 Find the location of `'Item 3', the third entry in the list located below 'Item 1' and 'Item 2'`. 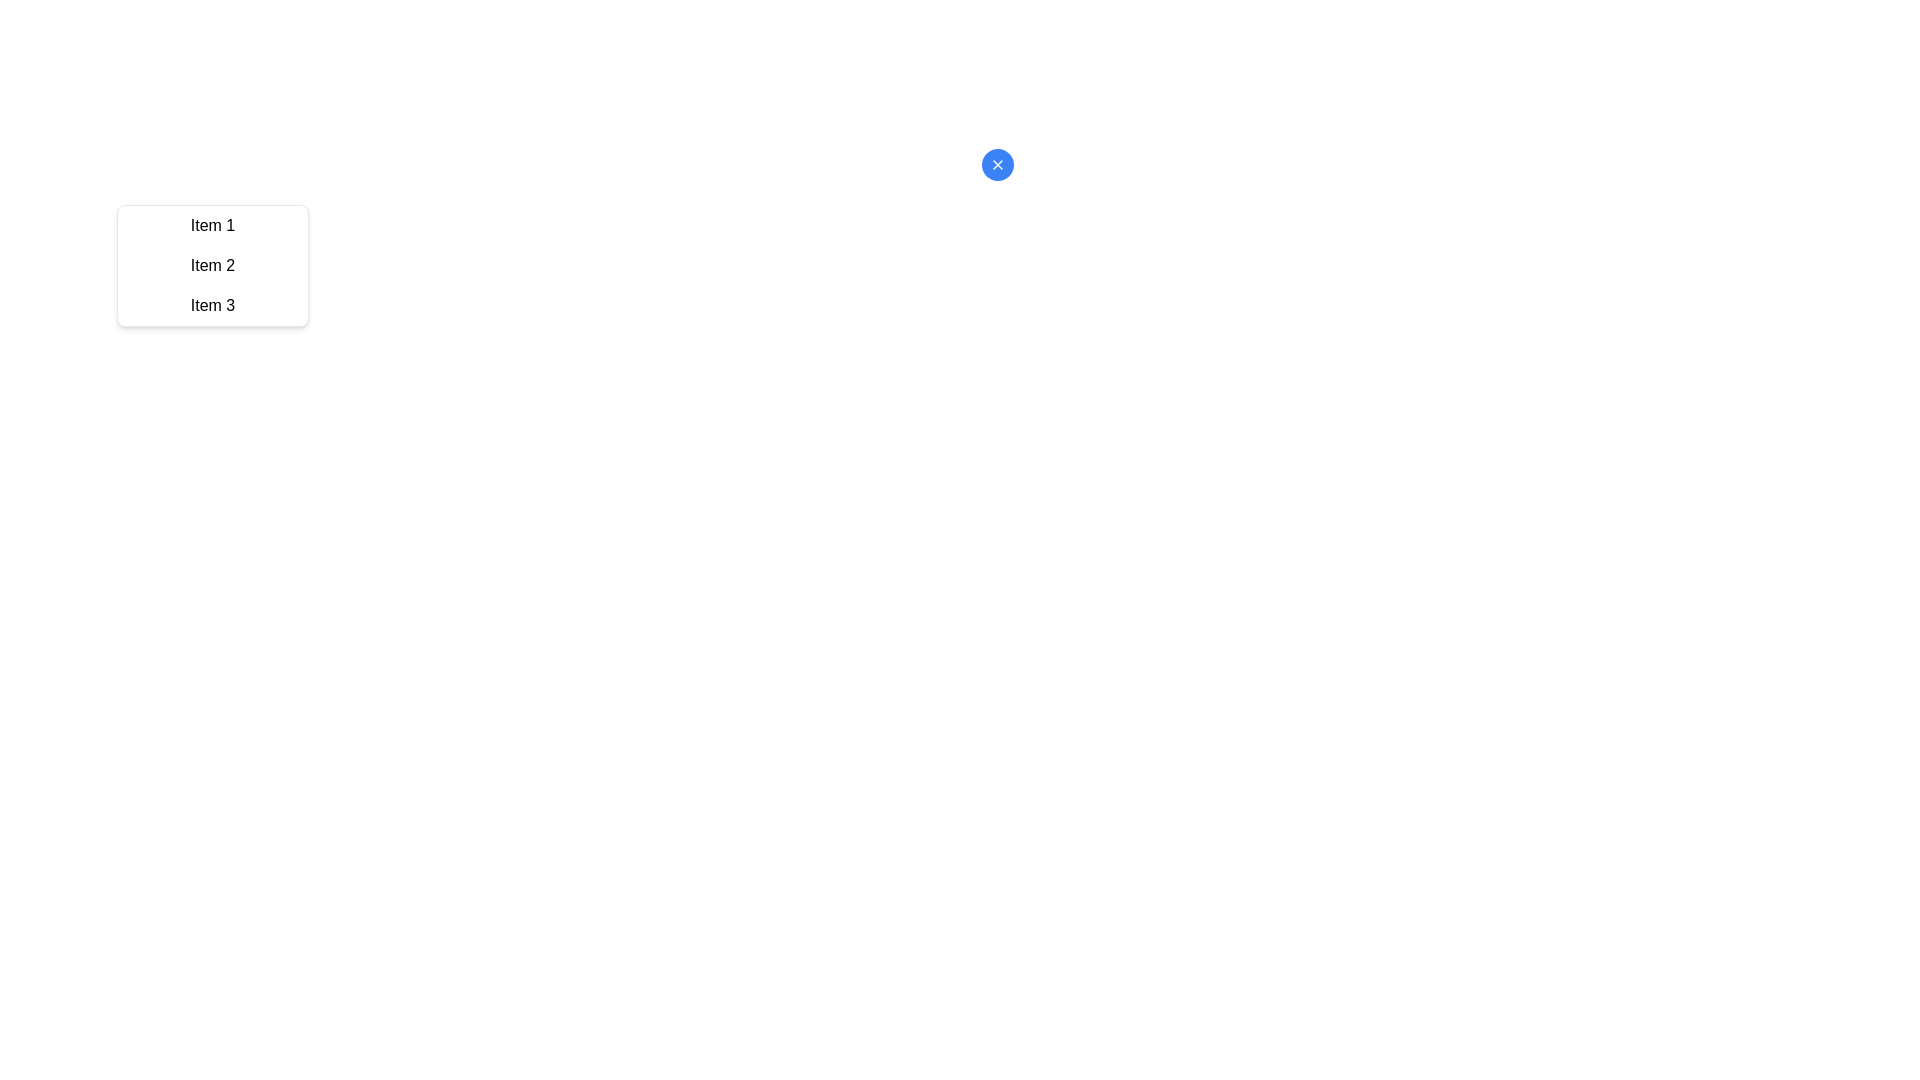

'Item 3', the third entry in the list located below 'Item 1' and 'Item 2' is located at coordinates (212, 305).